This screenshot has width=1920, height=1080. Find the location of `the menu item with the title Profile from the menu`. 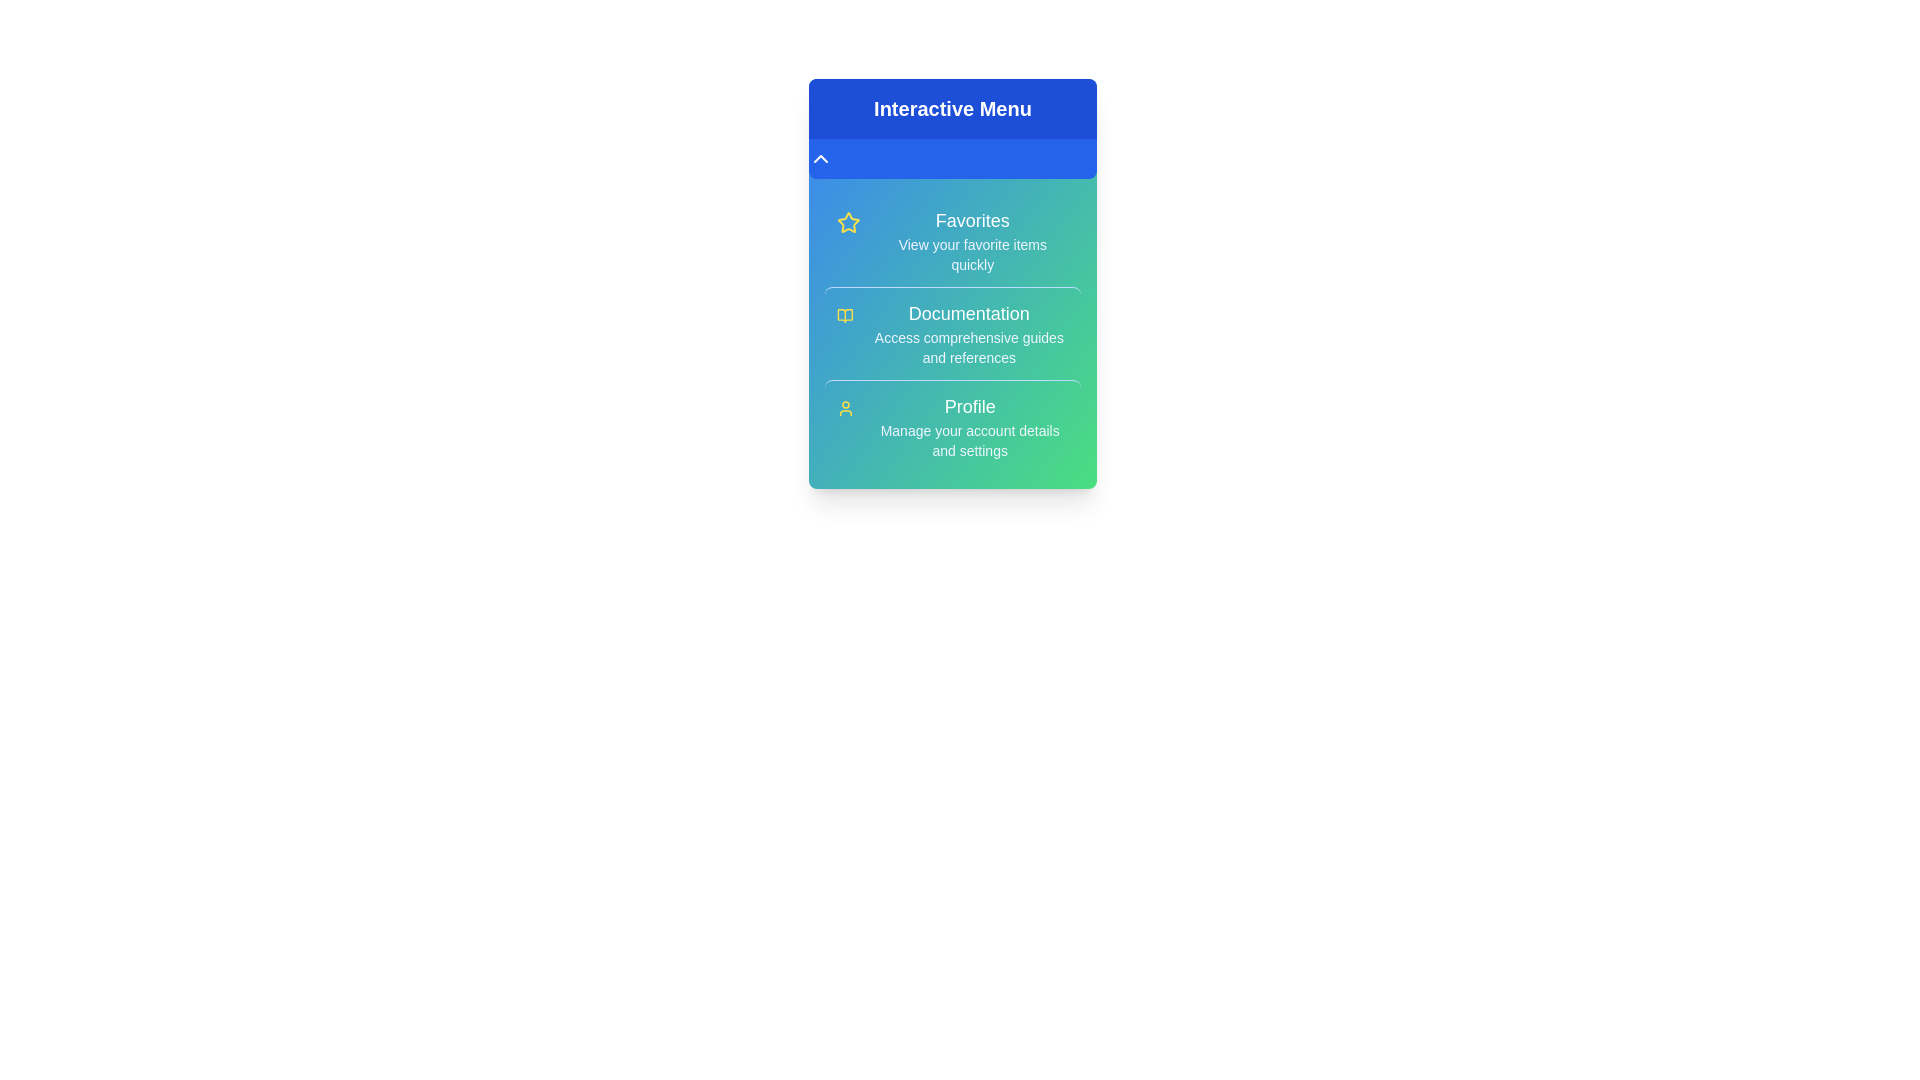

the menu item with the title Profile from the menu is located at coordinates (952, 424).